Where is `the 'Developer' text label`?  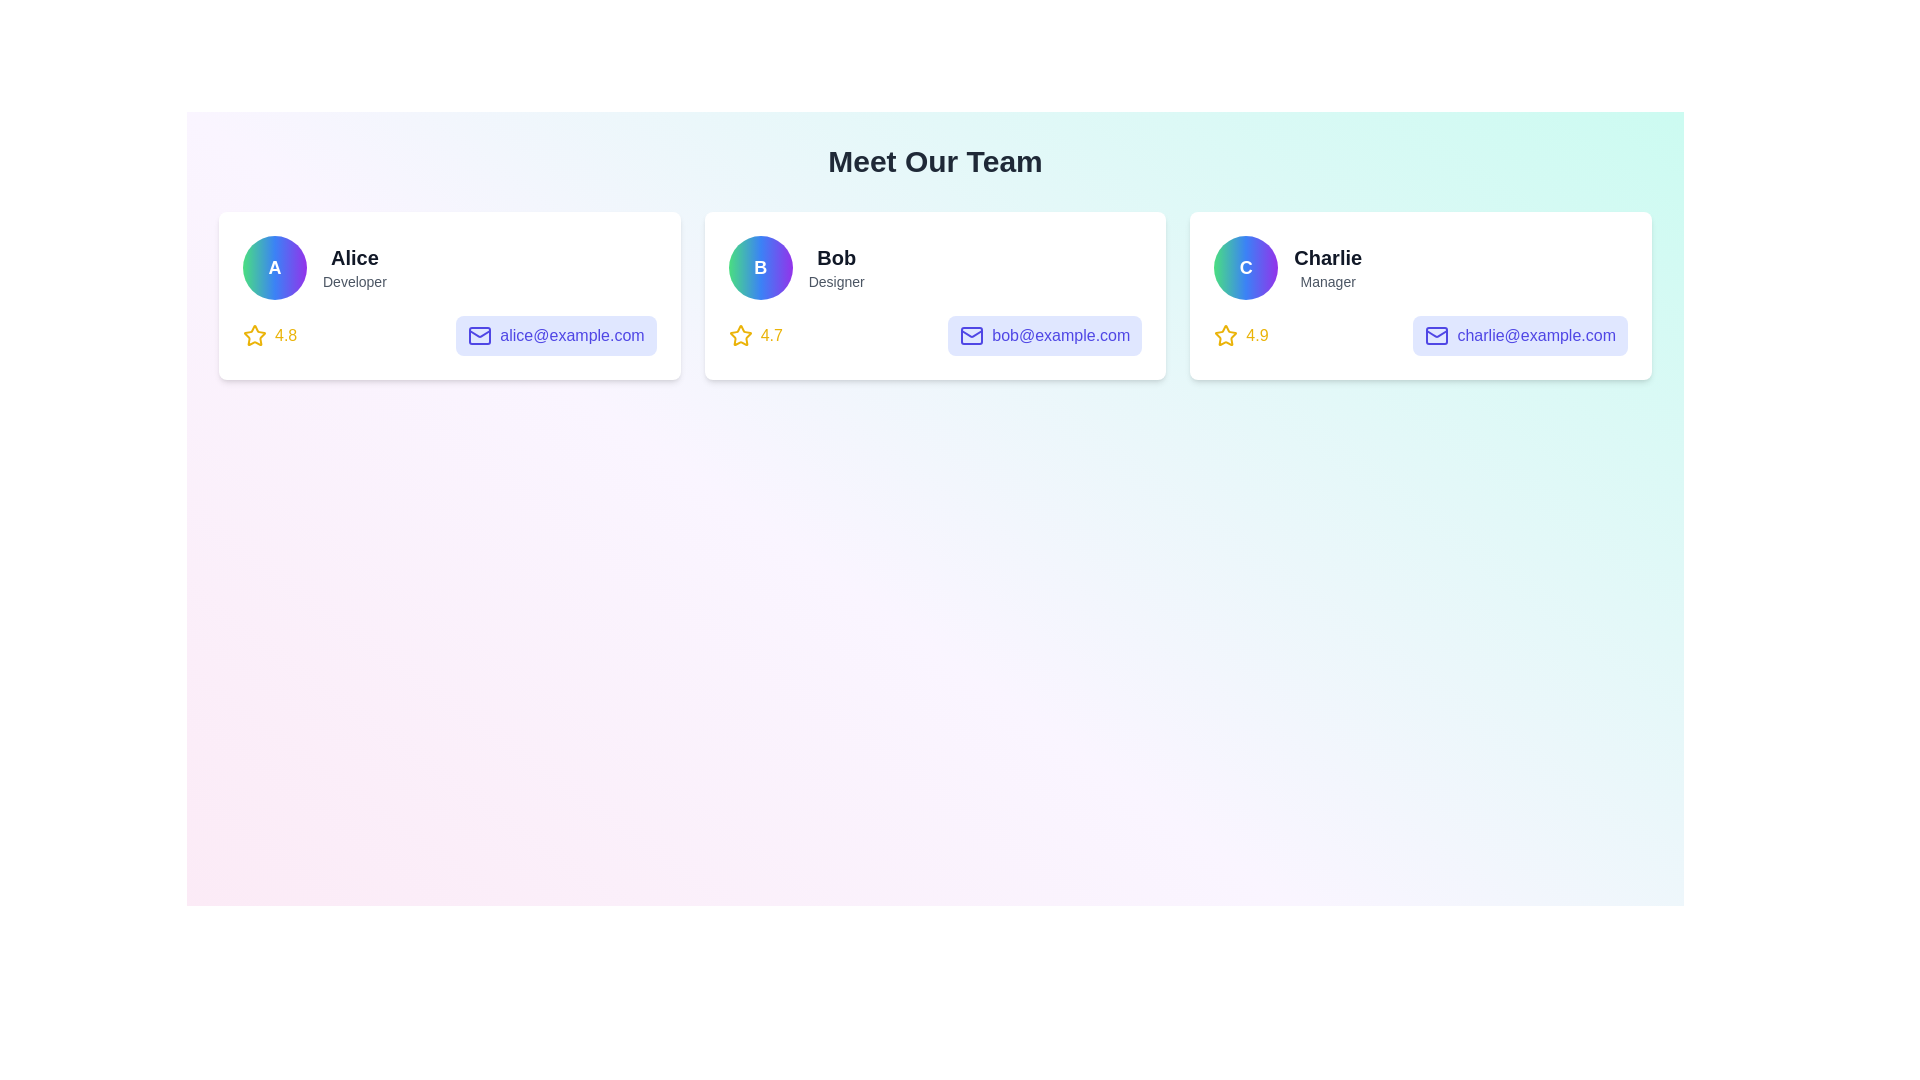 the 'Developer' text label is located at coordinates (354, 281).